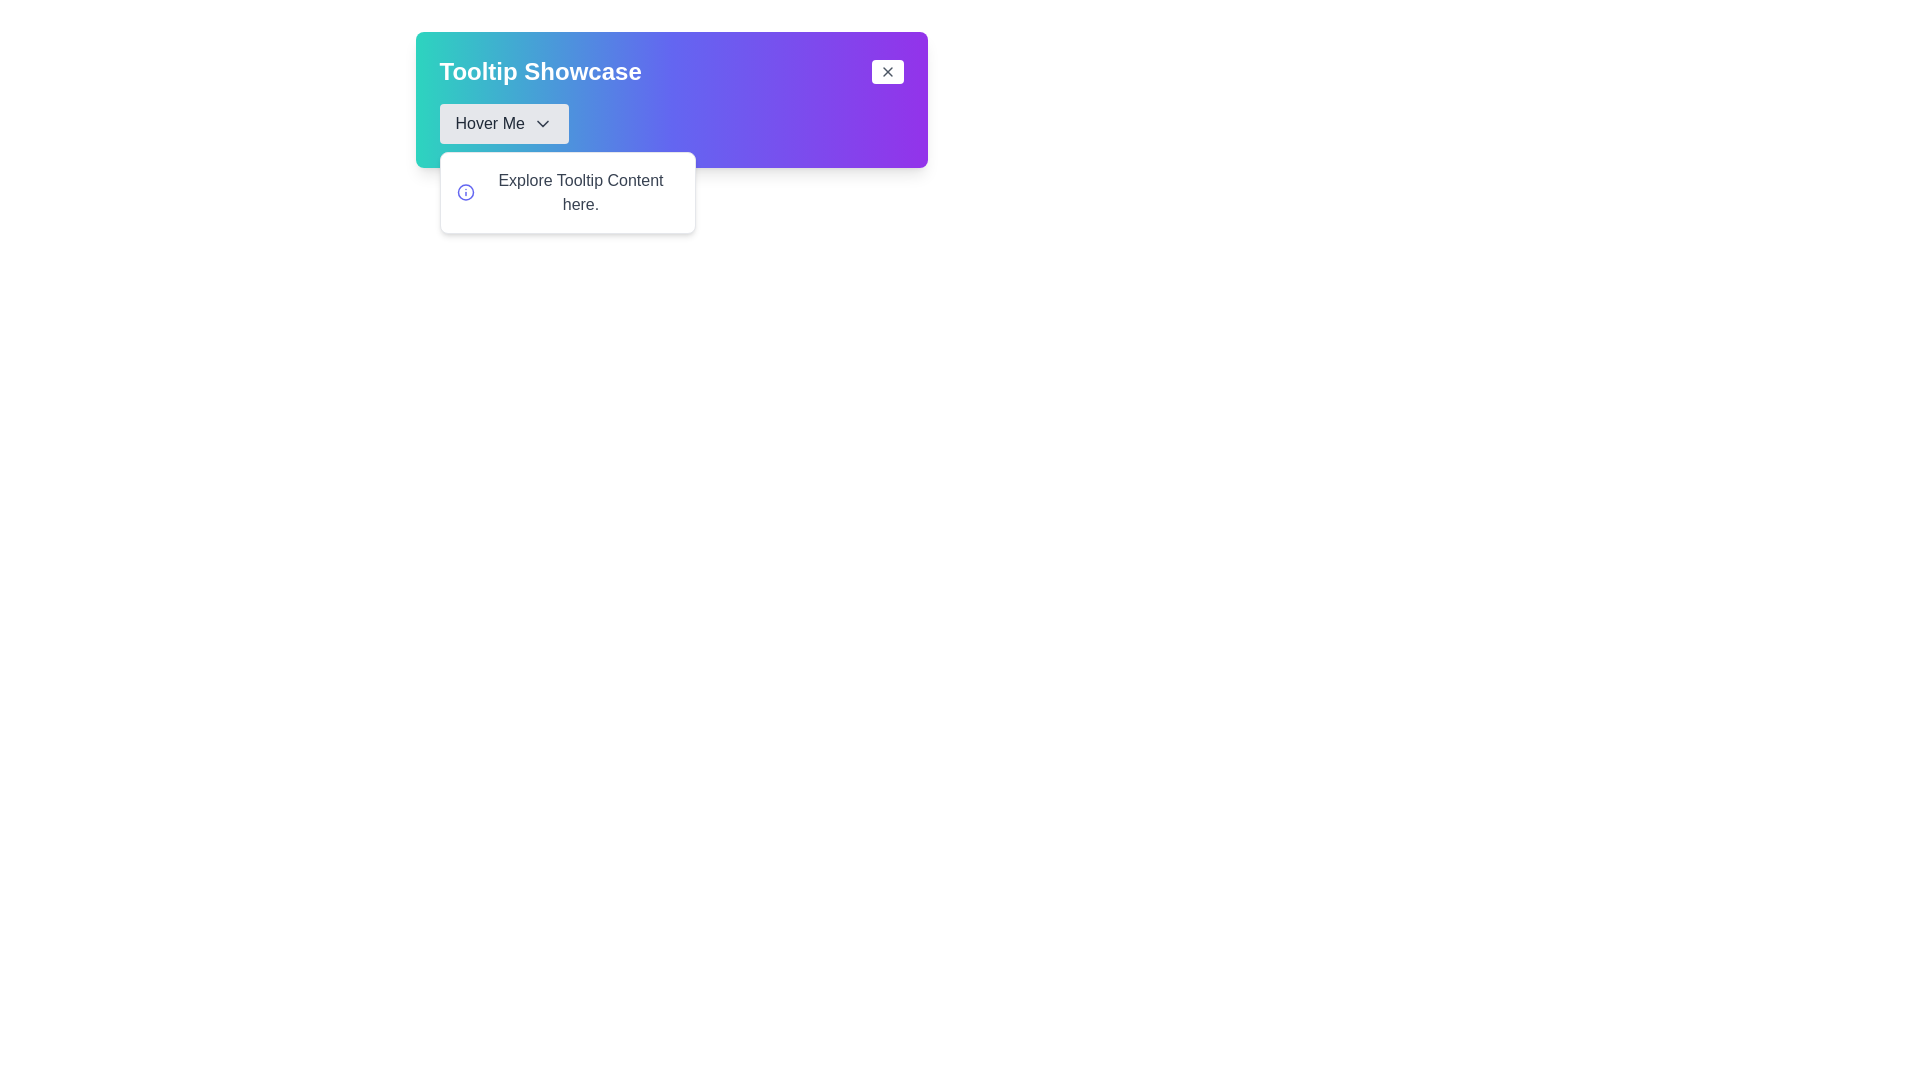  I want to click on the button with hover-trigger functionality located at the top section of the interface, so click(504, 123).